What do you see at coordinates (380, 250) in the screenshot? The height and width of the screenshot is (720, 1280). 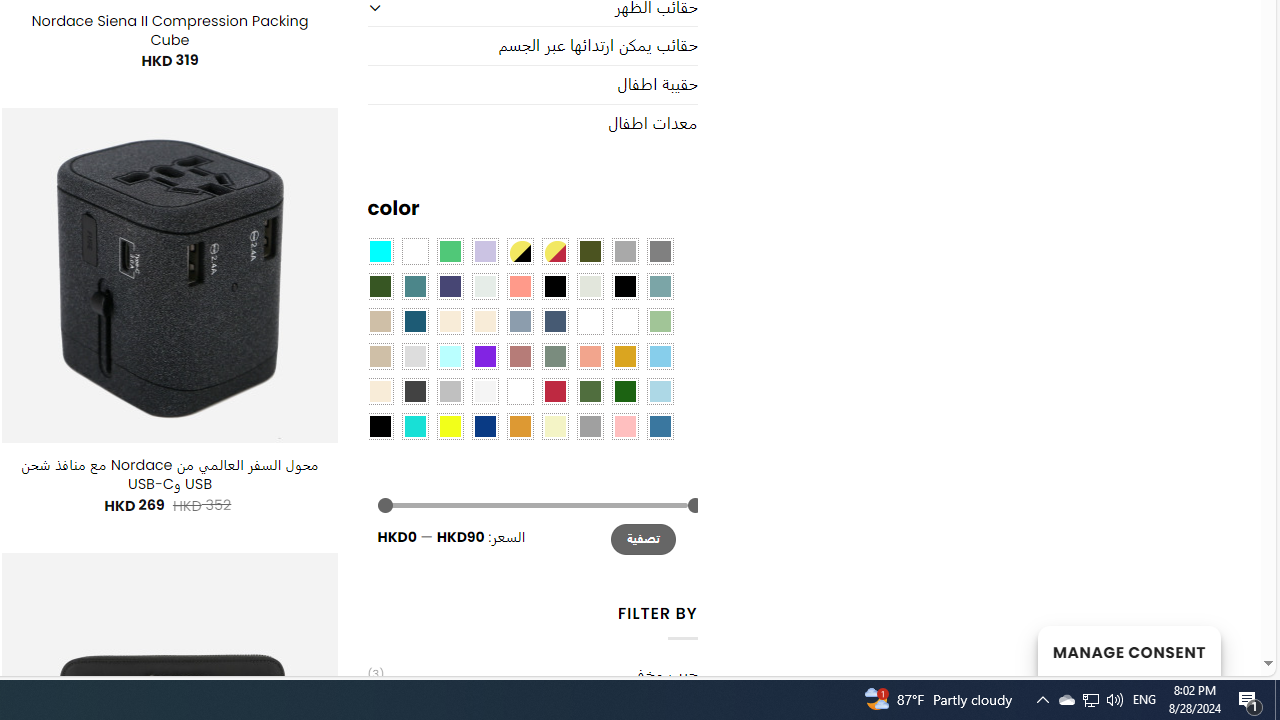 I see `'Aqua Blue'` at bounding box center [380, 250].